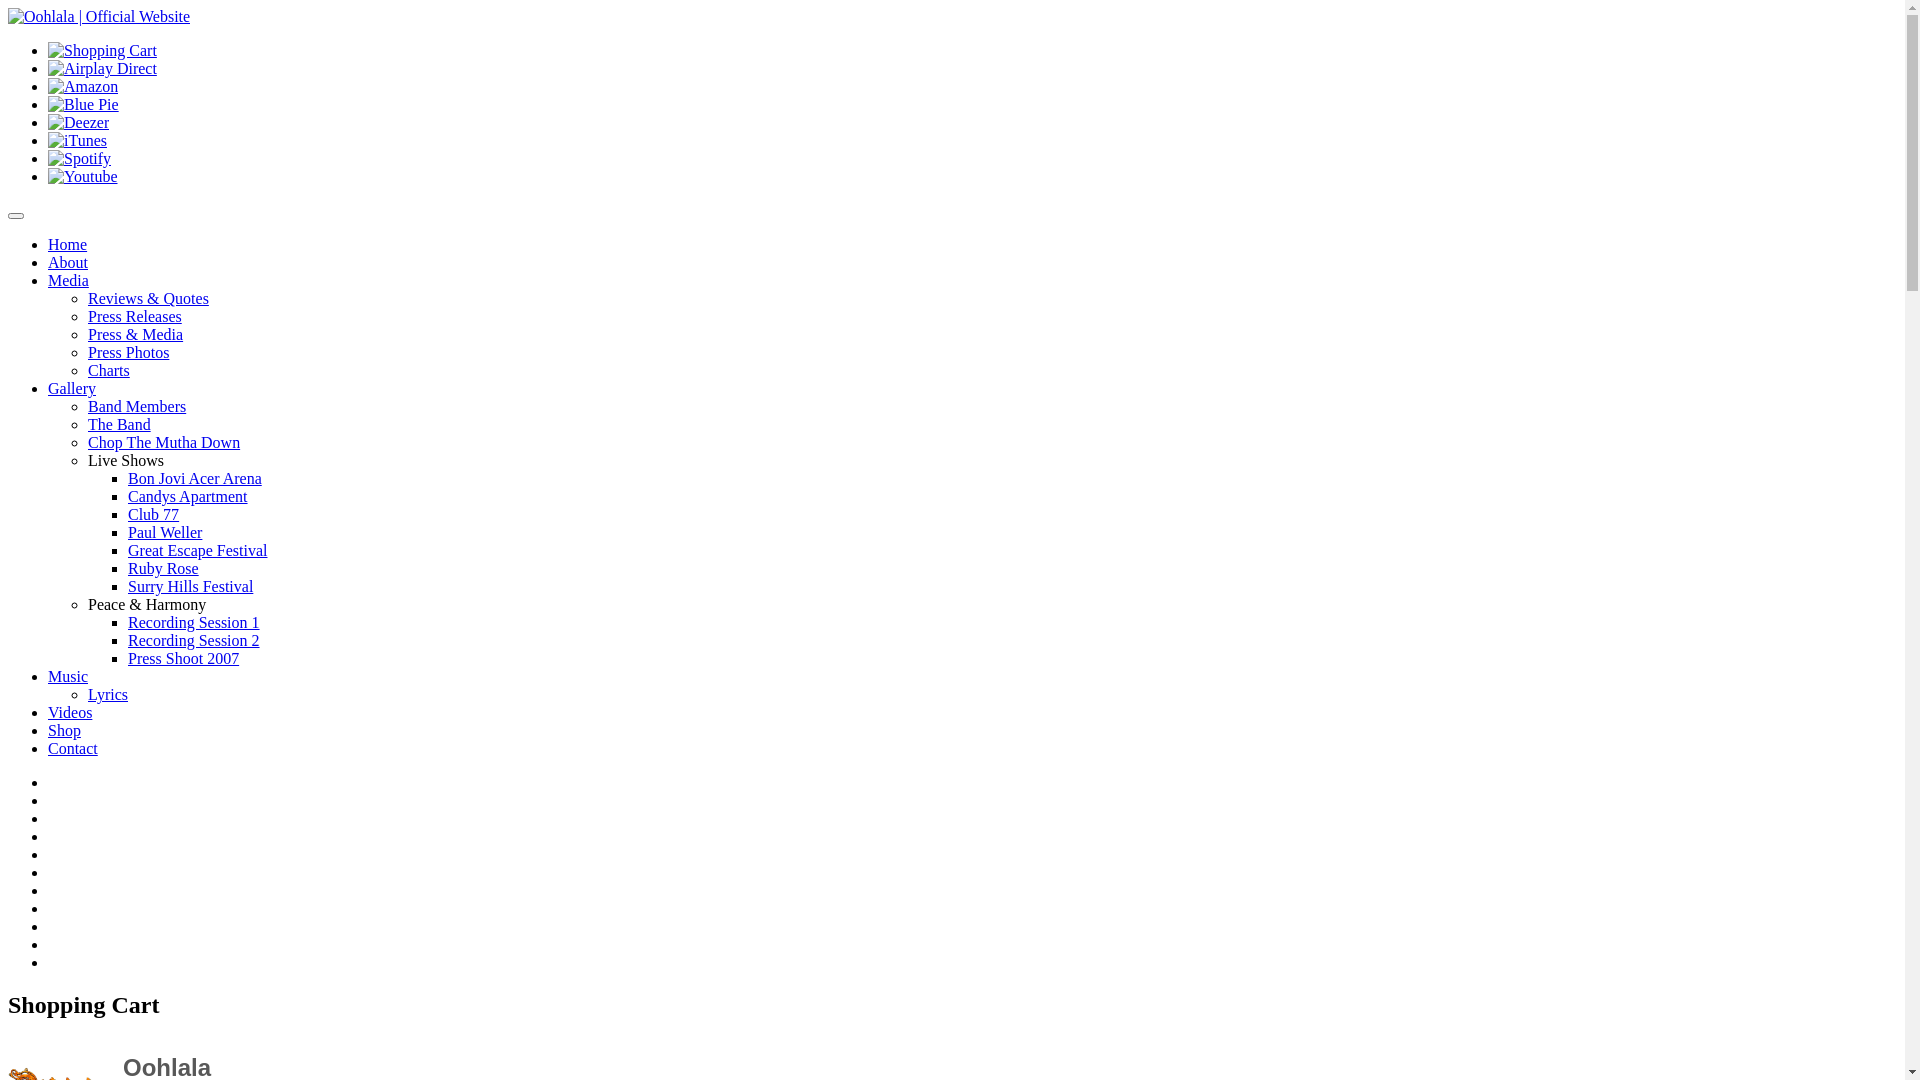 The width and height of the screenshot is (1920, 1080). What do you see at coordinates (183, 658) in the screenshot?
I see `'Press Shoot 2007'` at bounding box center [183, 658].